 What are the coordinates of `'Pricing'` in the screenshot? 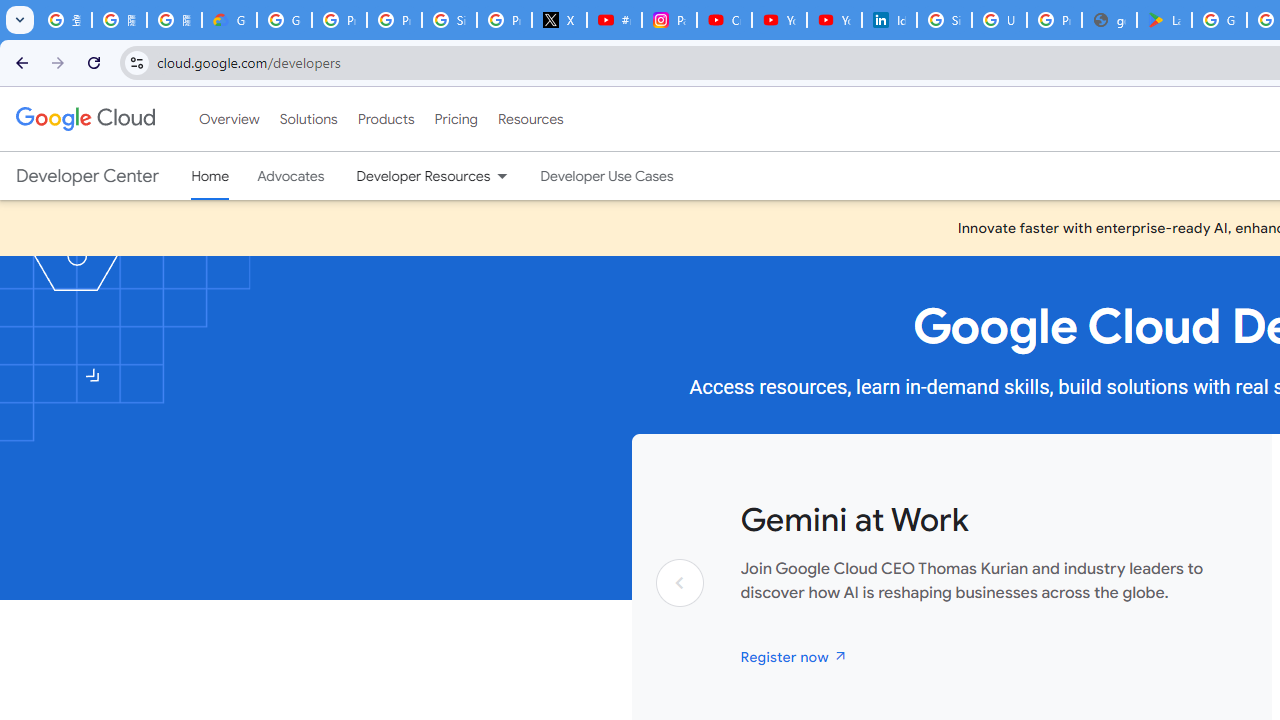 It's located at (454, 119).